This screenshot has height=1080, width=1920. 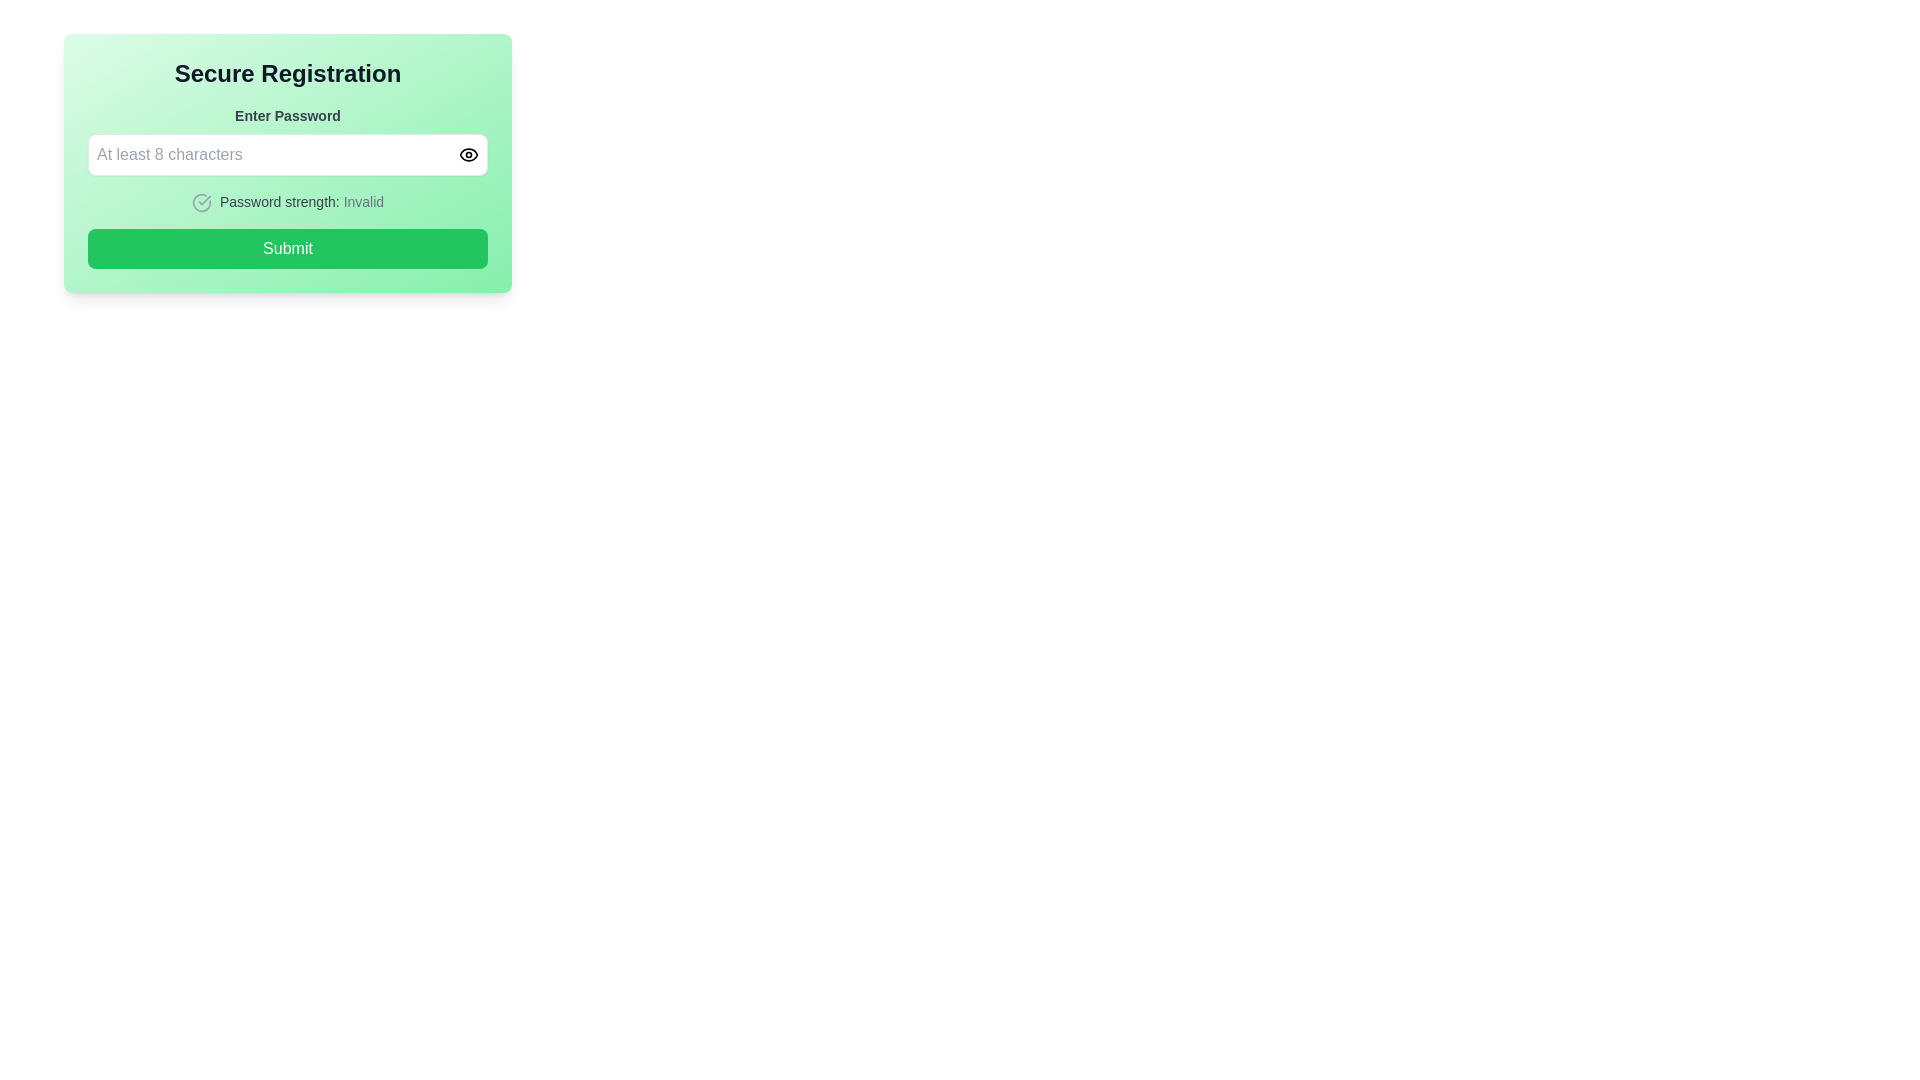 I want to click on the 'Submit' button with a green background and white text, so click(x=287, y=248).